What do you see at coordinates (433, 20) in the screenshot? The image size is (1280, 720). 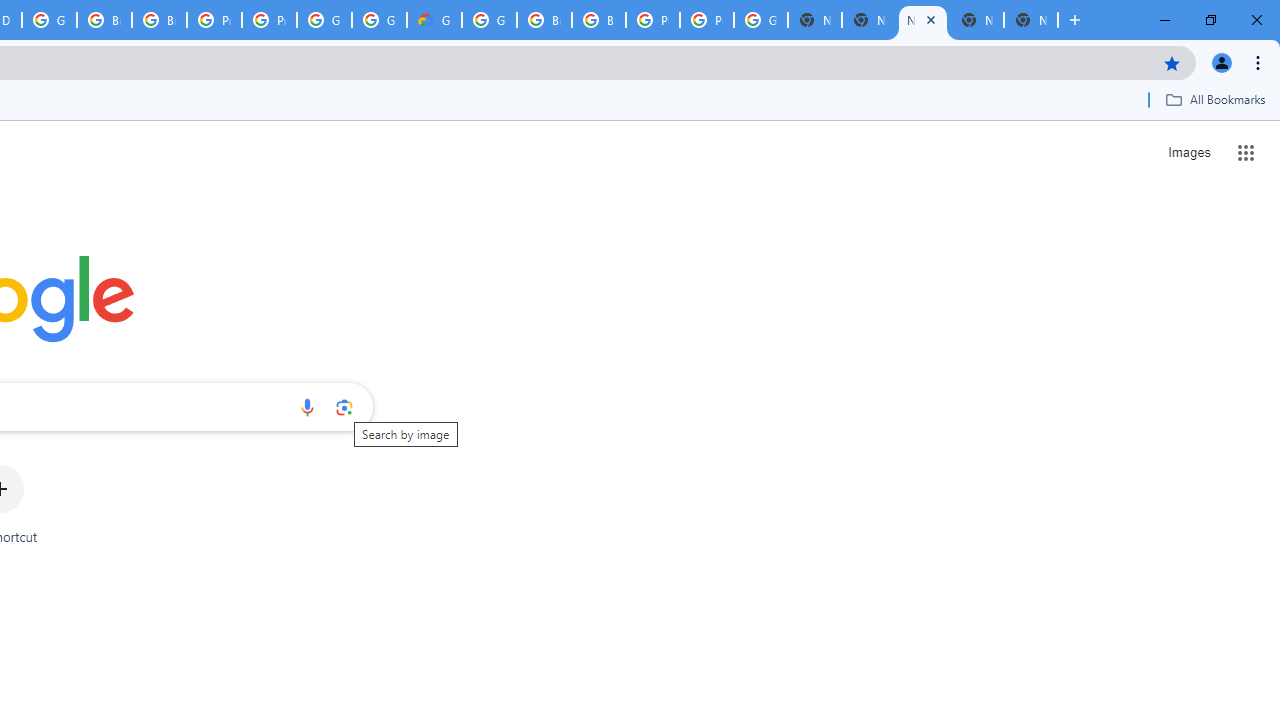 I see `'Google Cloud Estimate Summary'` at bounding box center [433, 20].